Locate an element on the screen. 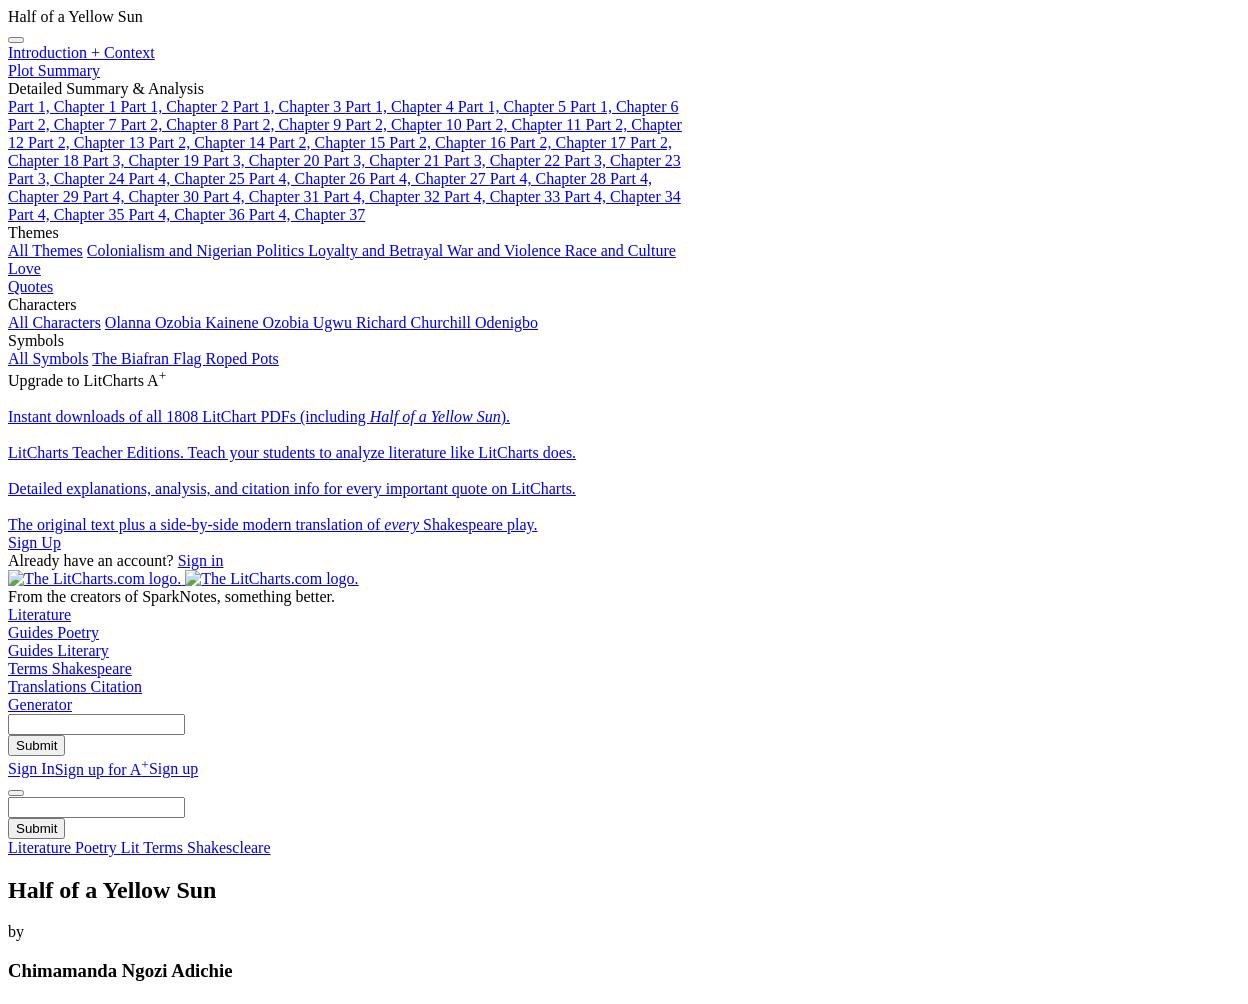  'Part 4, Chapter 37' is located at coordinates (247, 213).